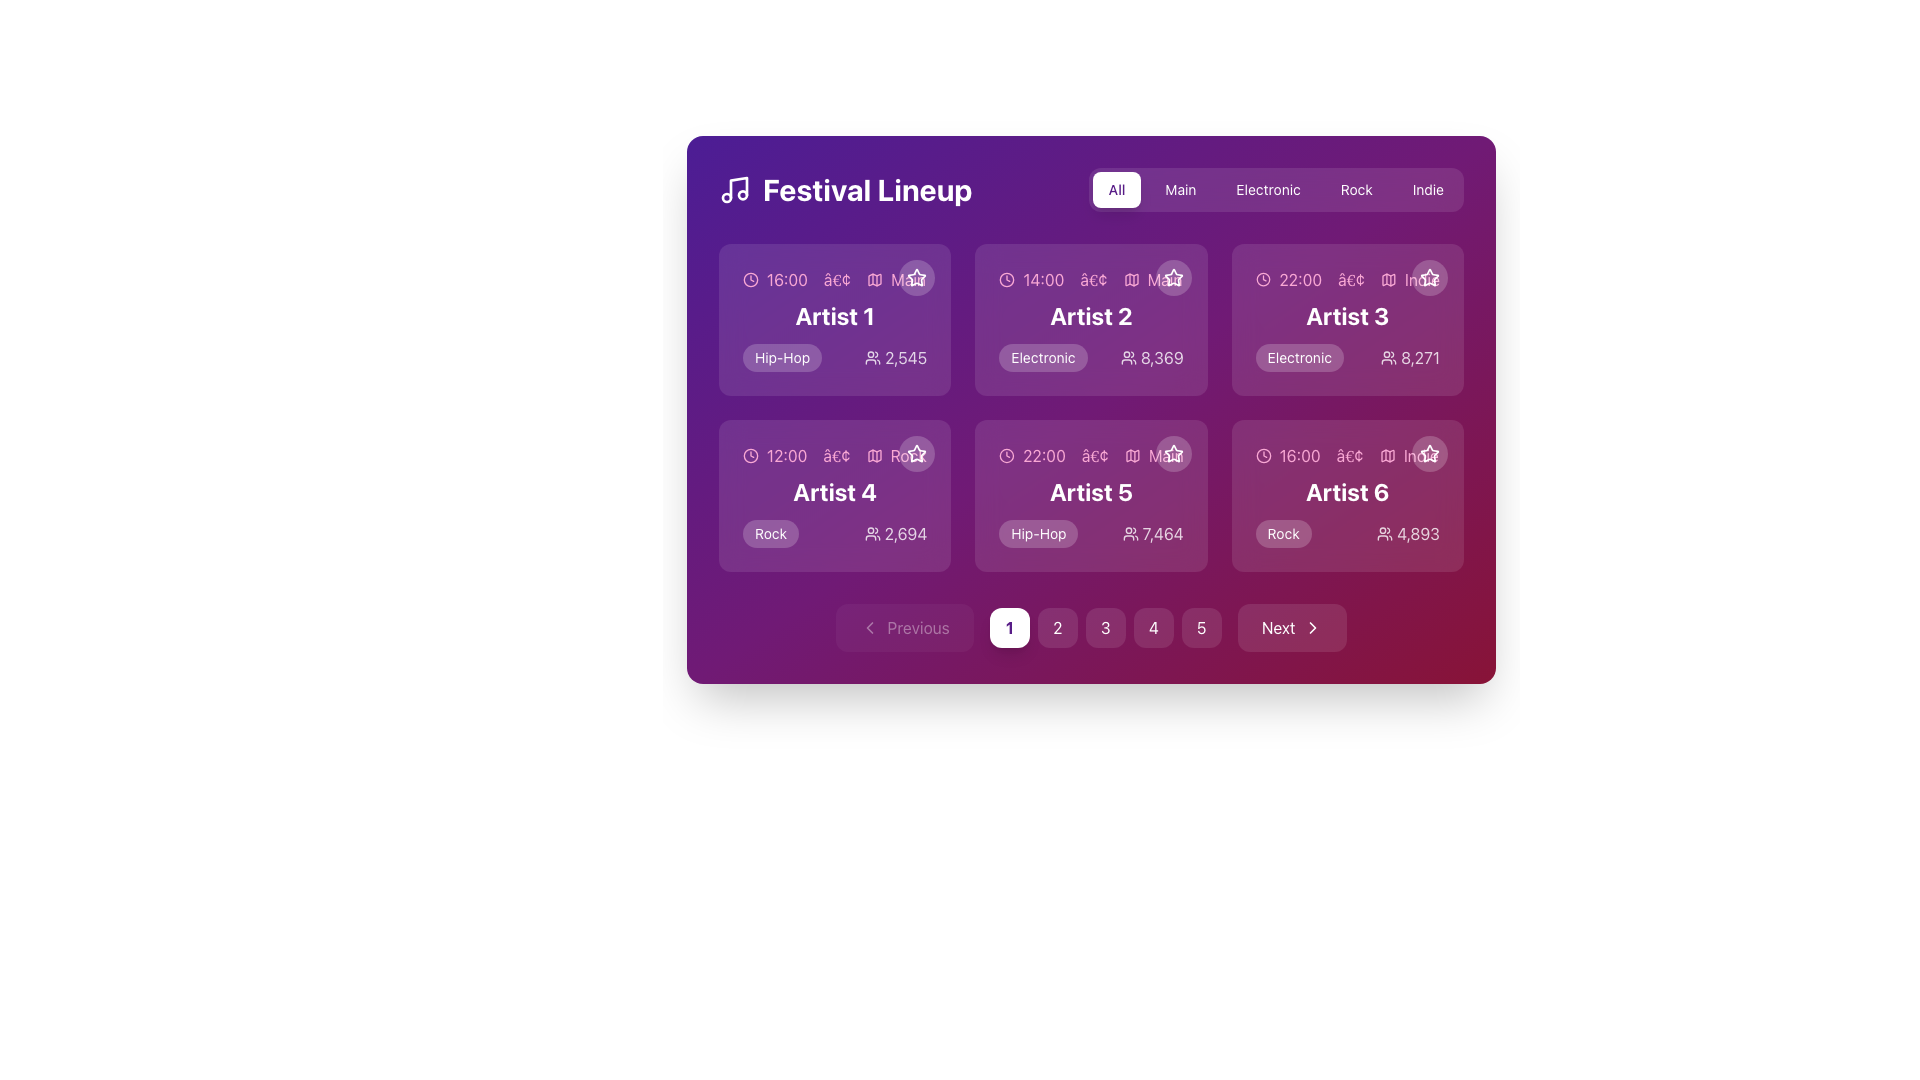 This screenshot has height=1080, width=1920. I want to click on the chevron-left arrow icon within the 'Previous' navigation button, so click(869, 627).